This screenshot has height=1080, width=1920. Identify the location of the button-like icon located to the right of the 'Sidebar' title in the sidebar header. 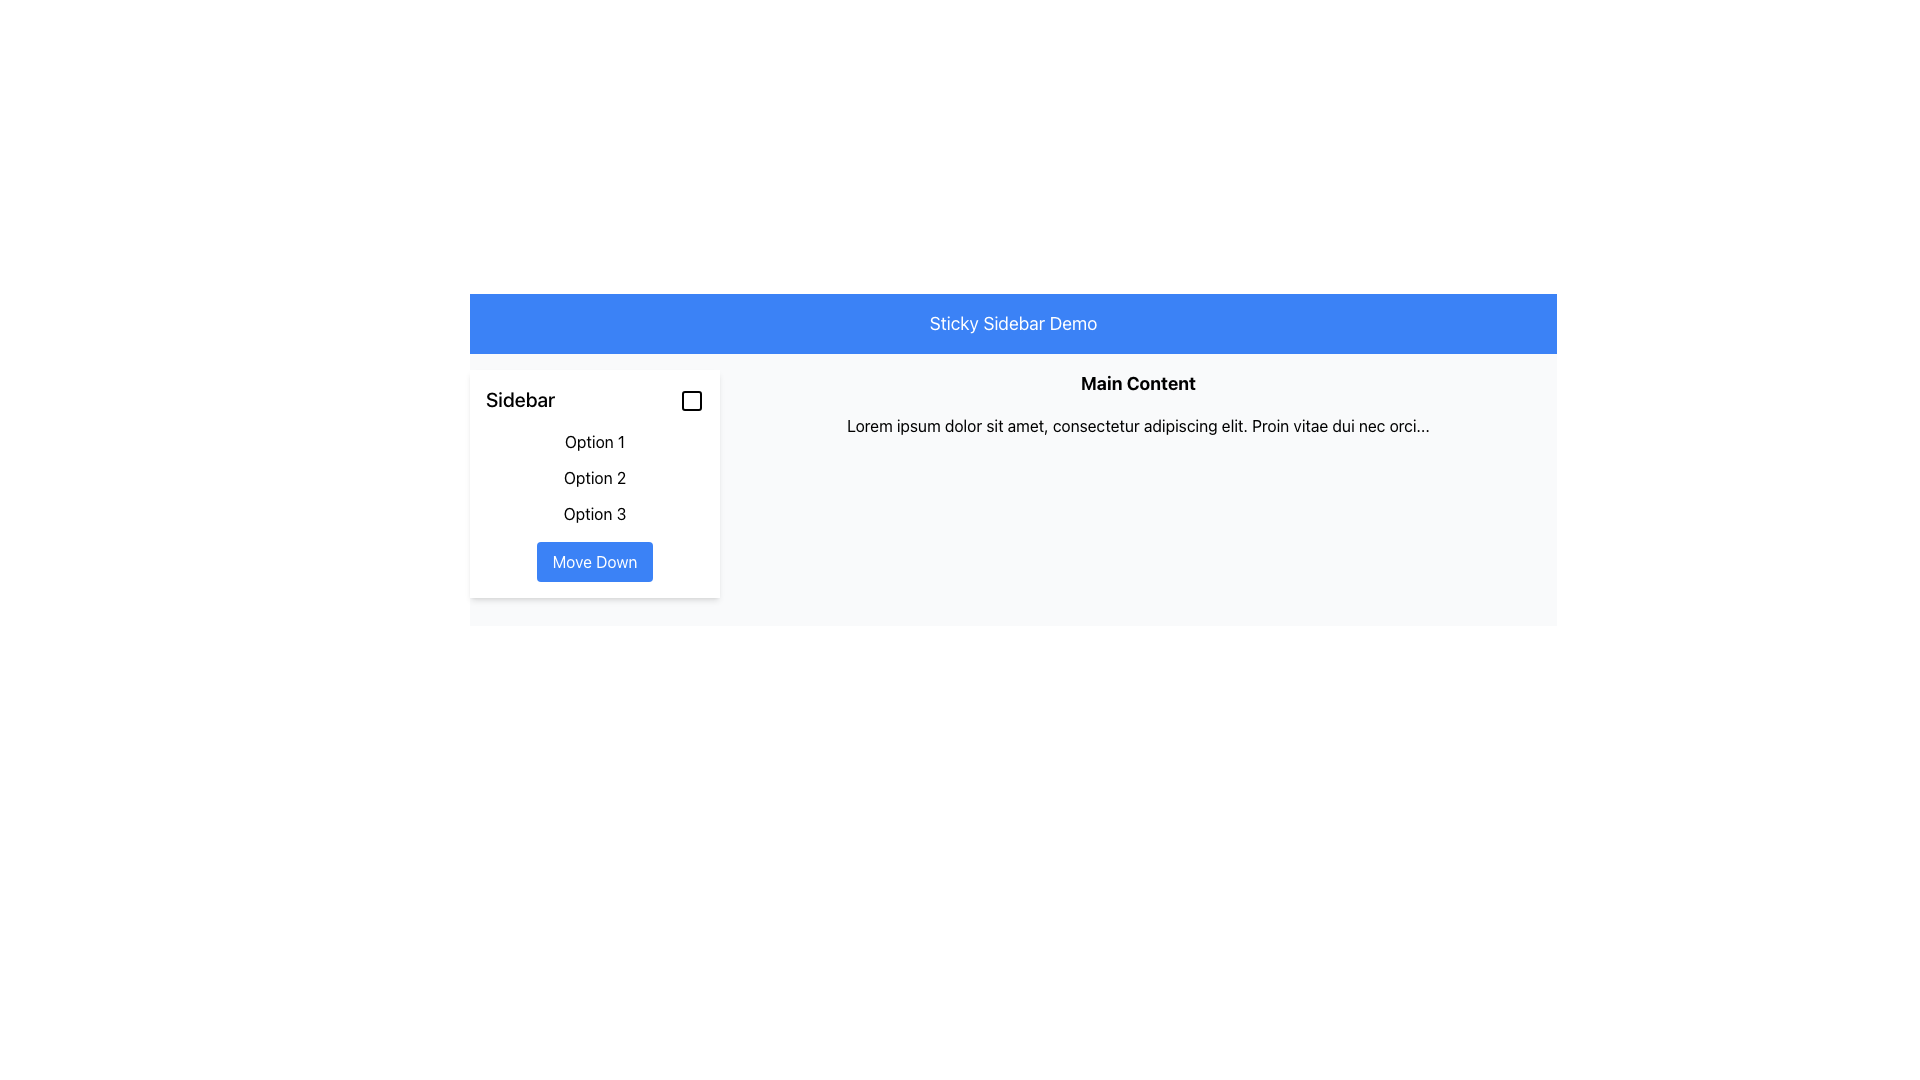
(691, 400).